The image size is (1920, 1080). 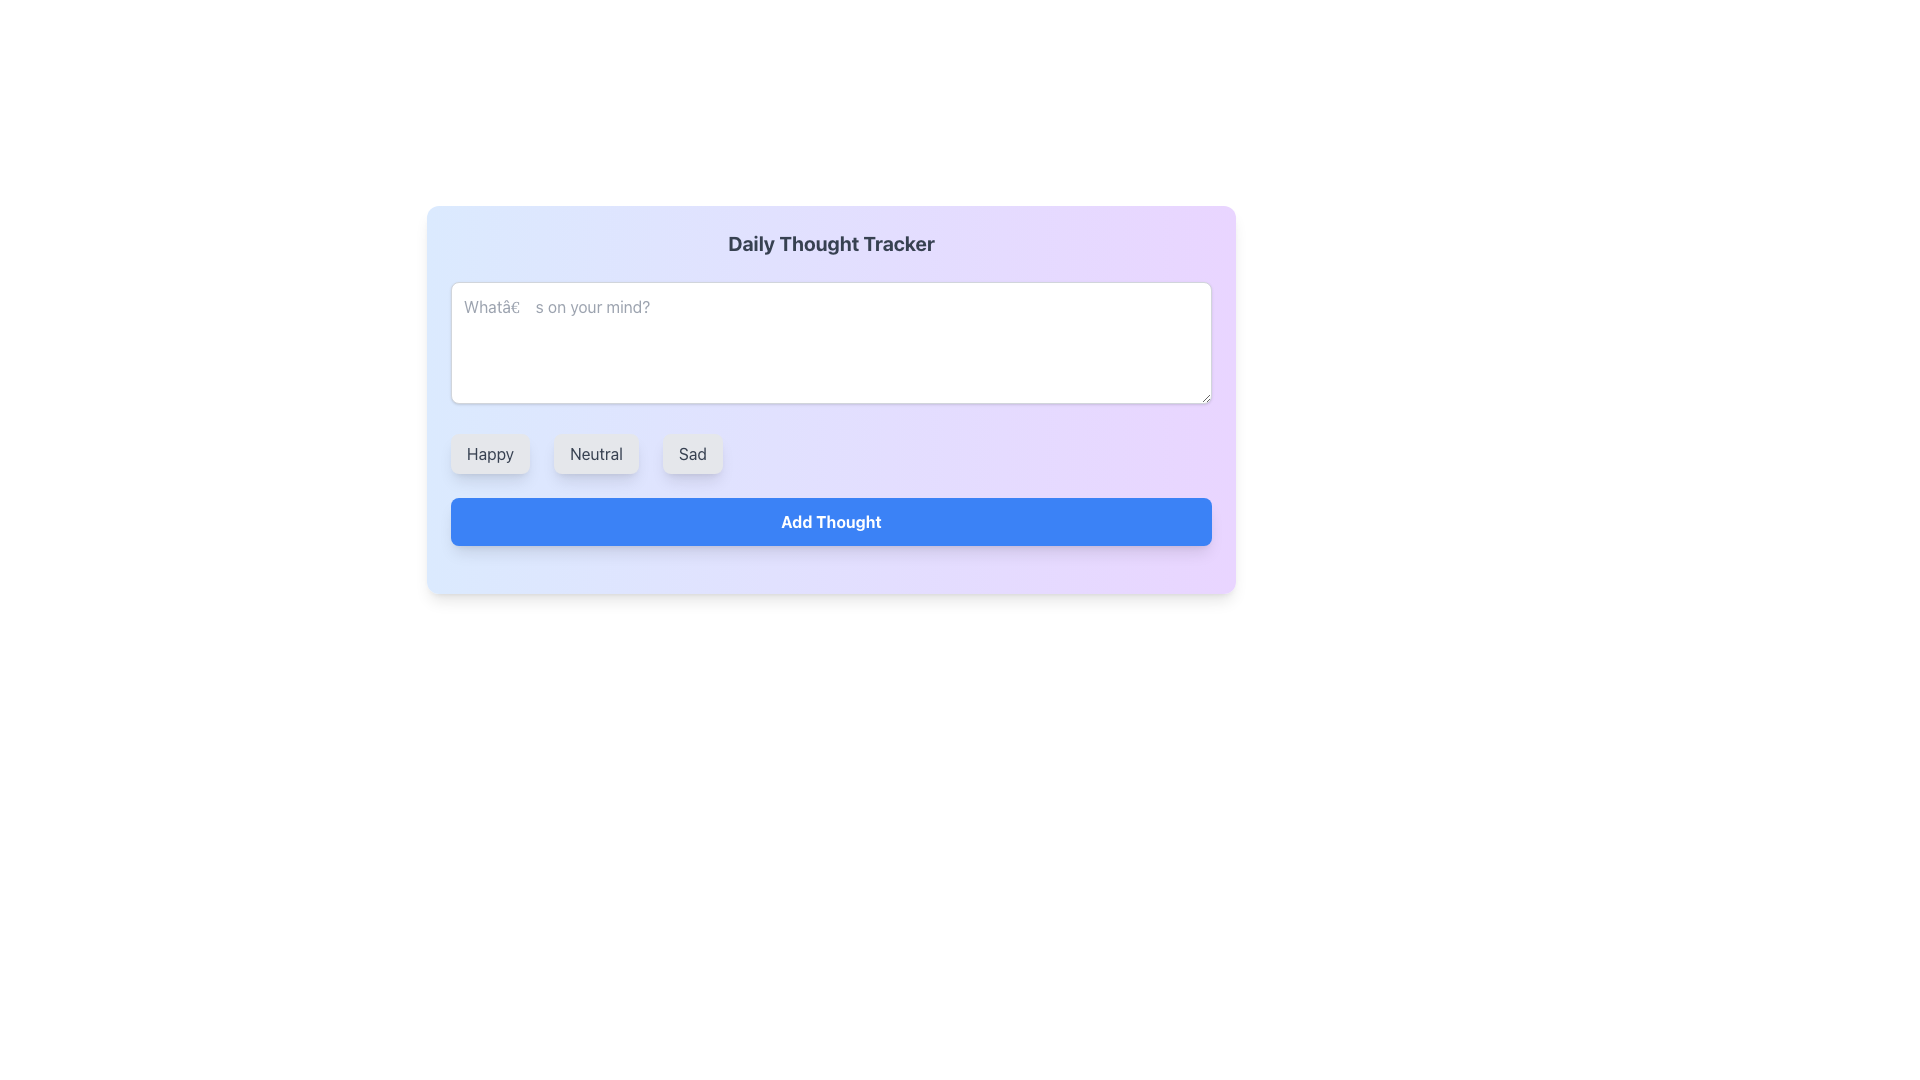 I want to click on the 'Neutral' button, which is the second in a group of three horizontally aligned sentiment buttons, styled with rounded edges and a light gray background, so click(x=595, y=454).